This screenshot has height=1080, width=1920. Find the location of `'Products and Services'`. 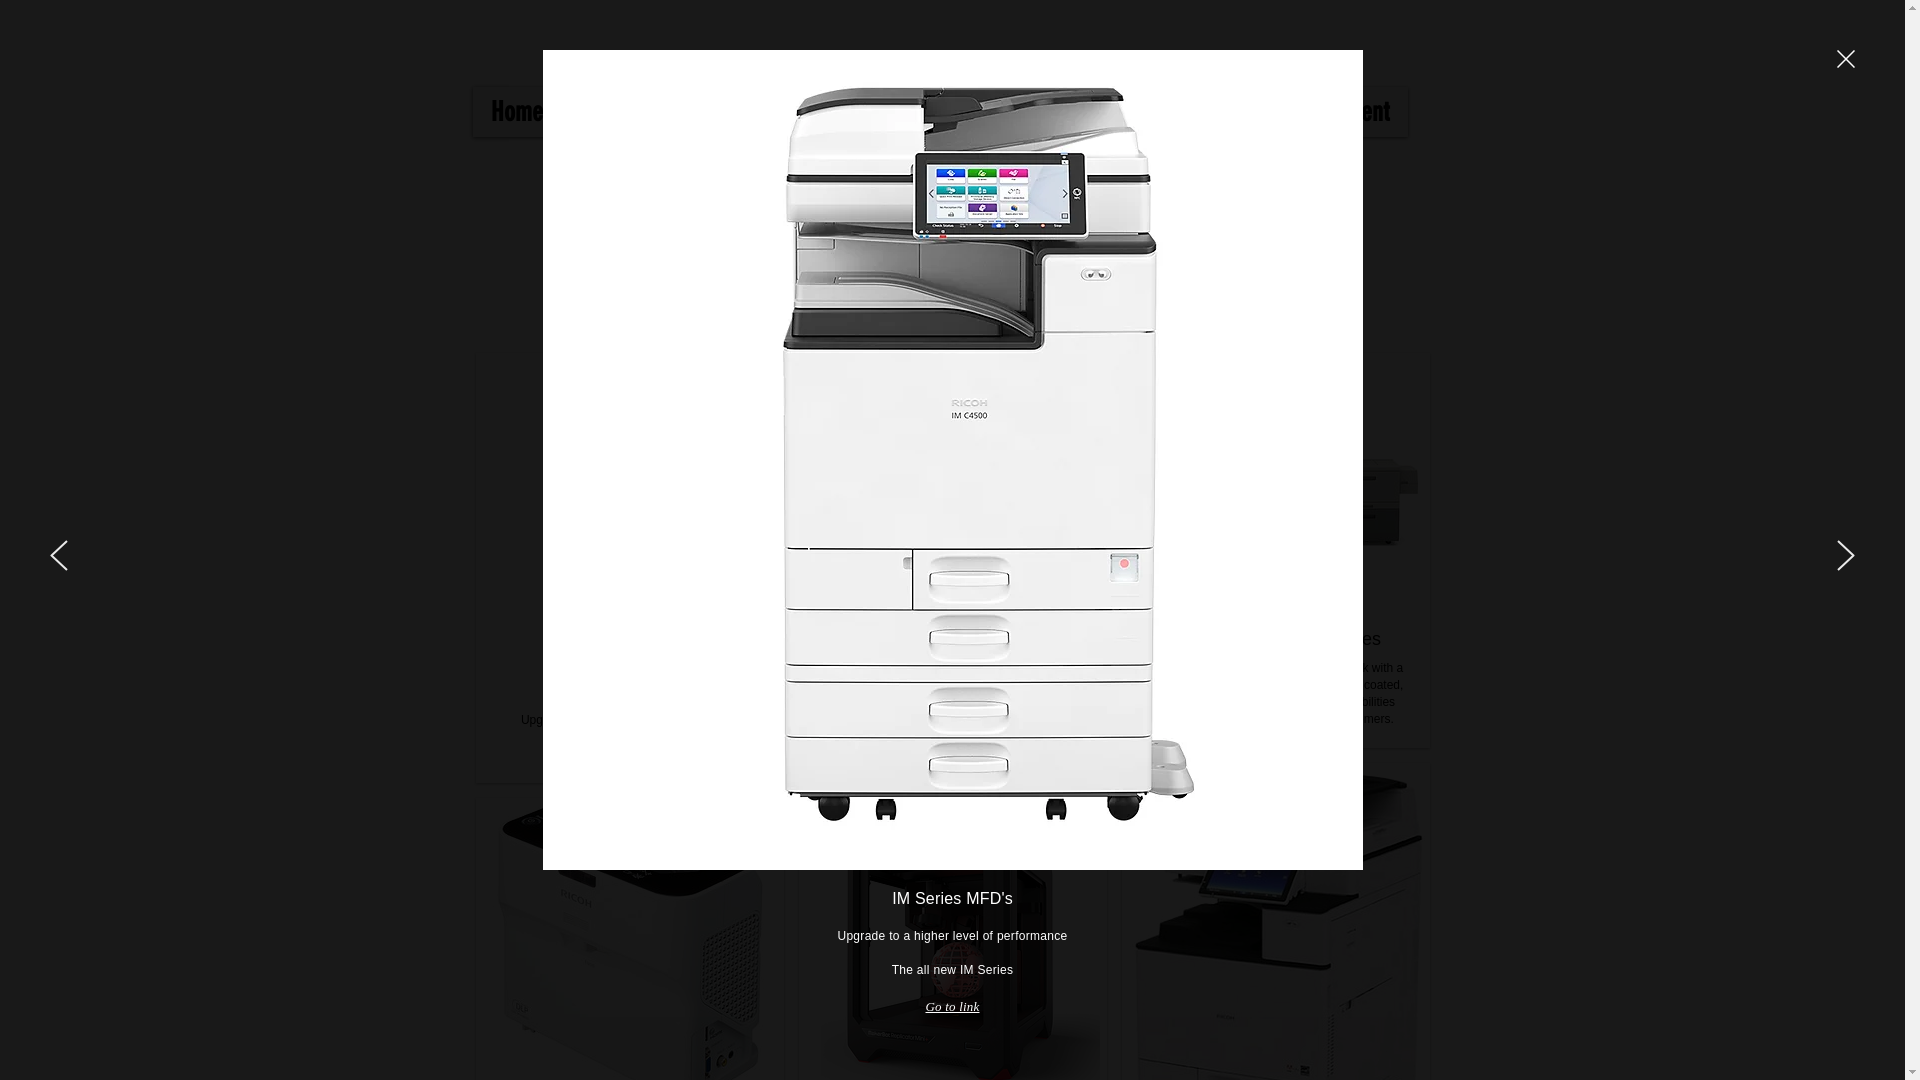

'Products and Services' is located at coordinates (560, 111).